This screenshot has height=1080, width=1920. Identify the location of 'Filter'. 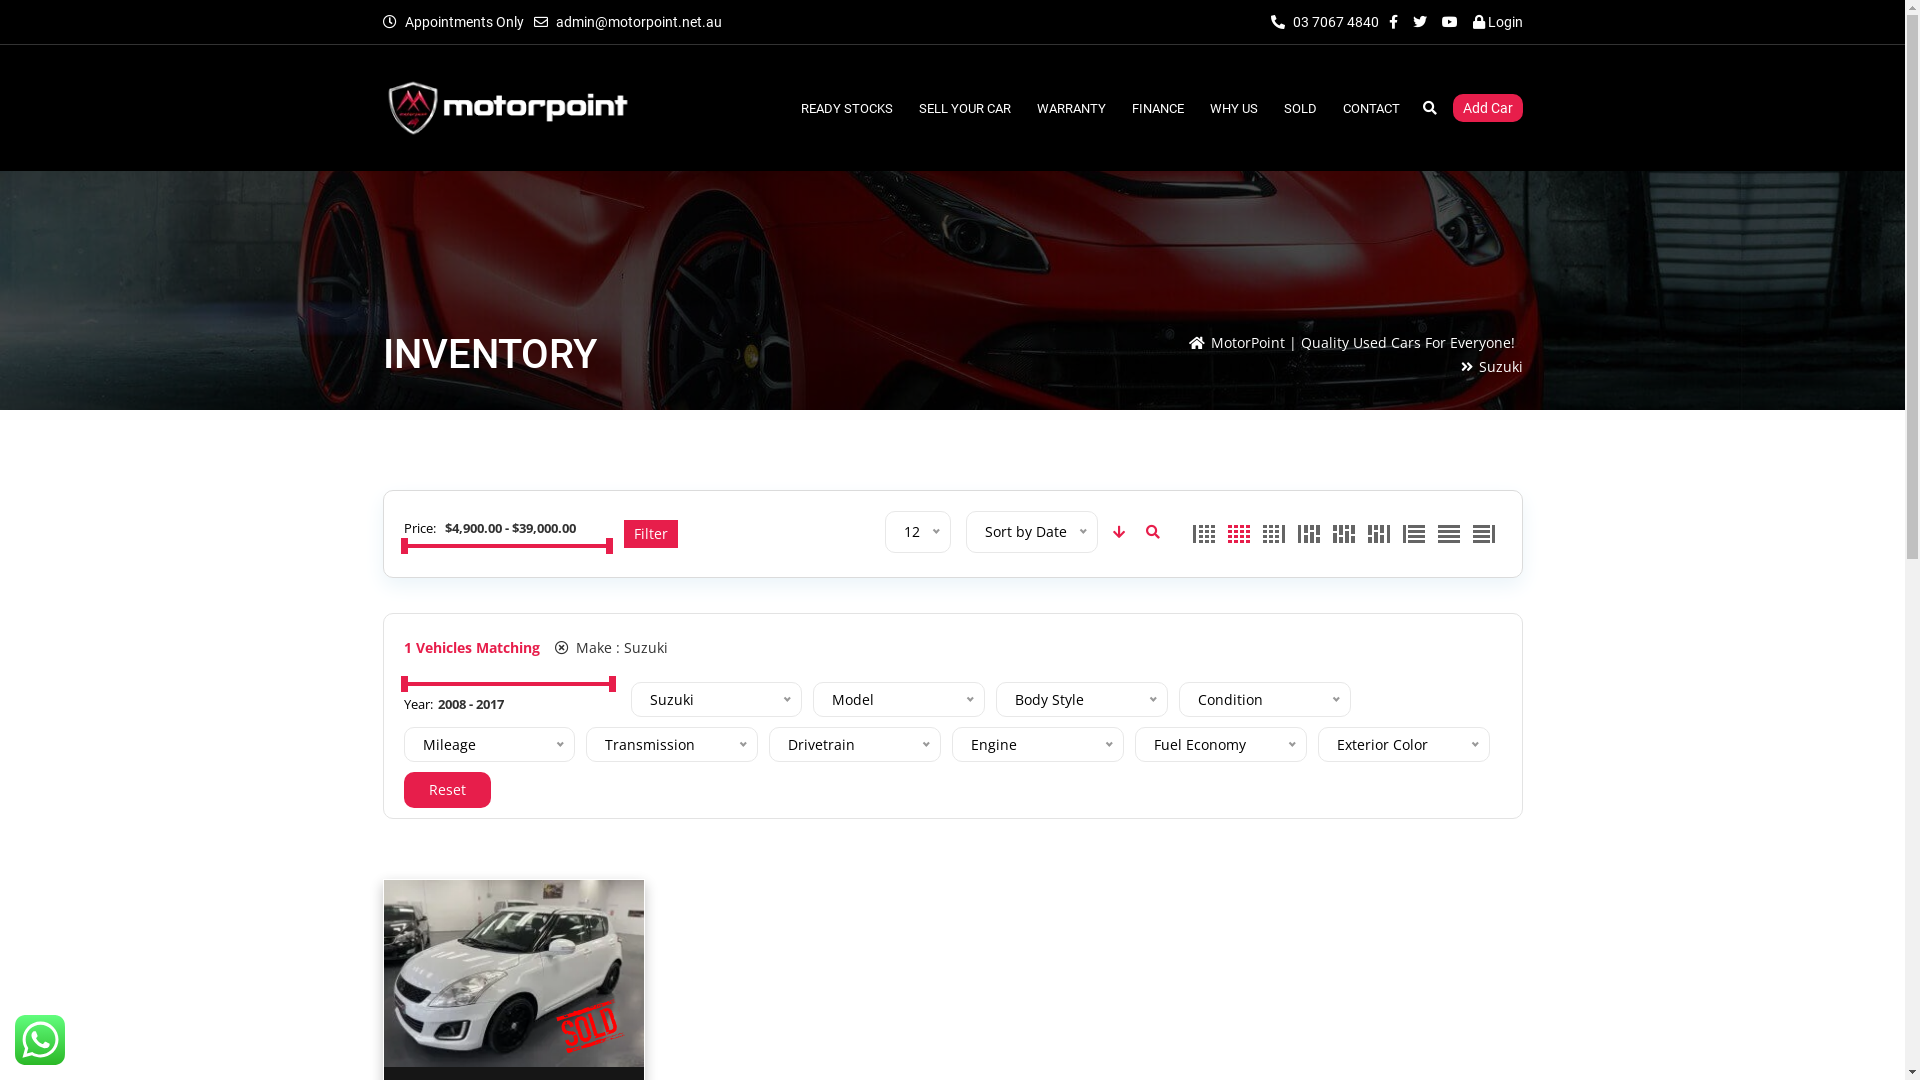
(623, 532).